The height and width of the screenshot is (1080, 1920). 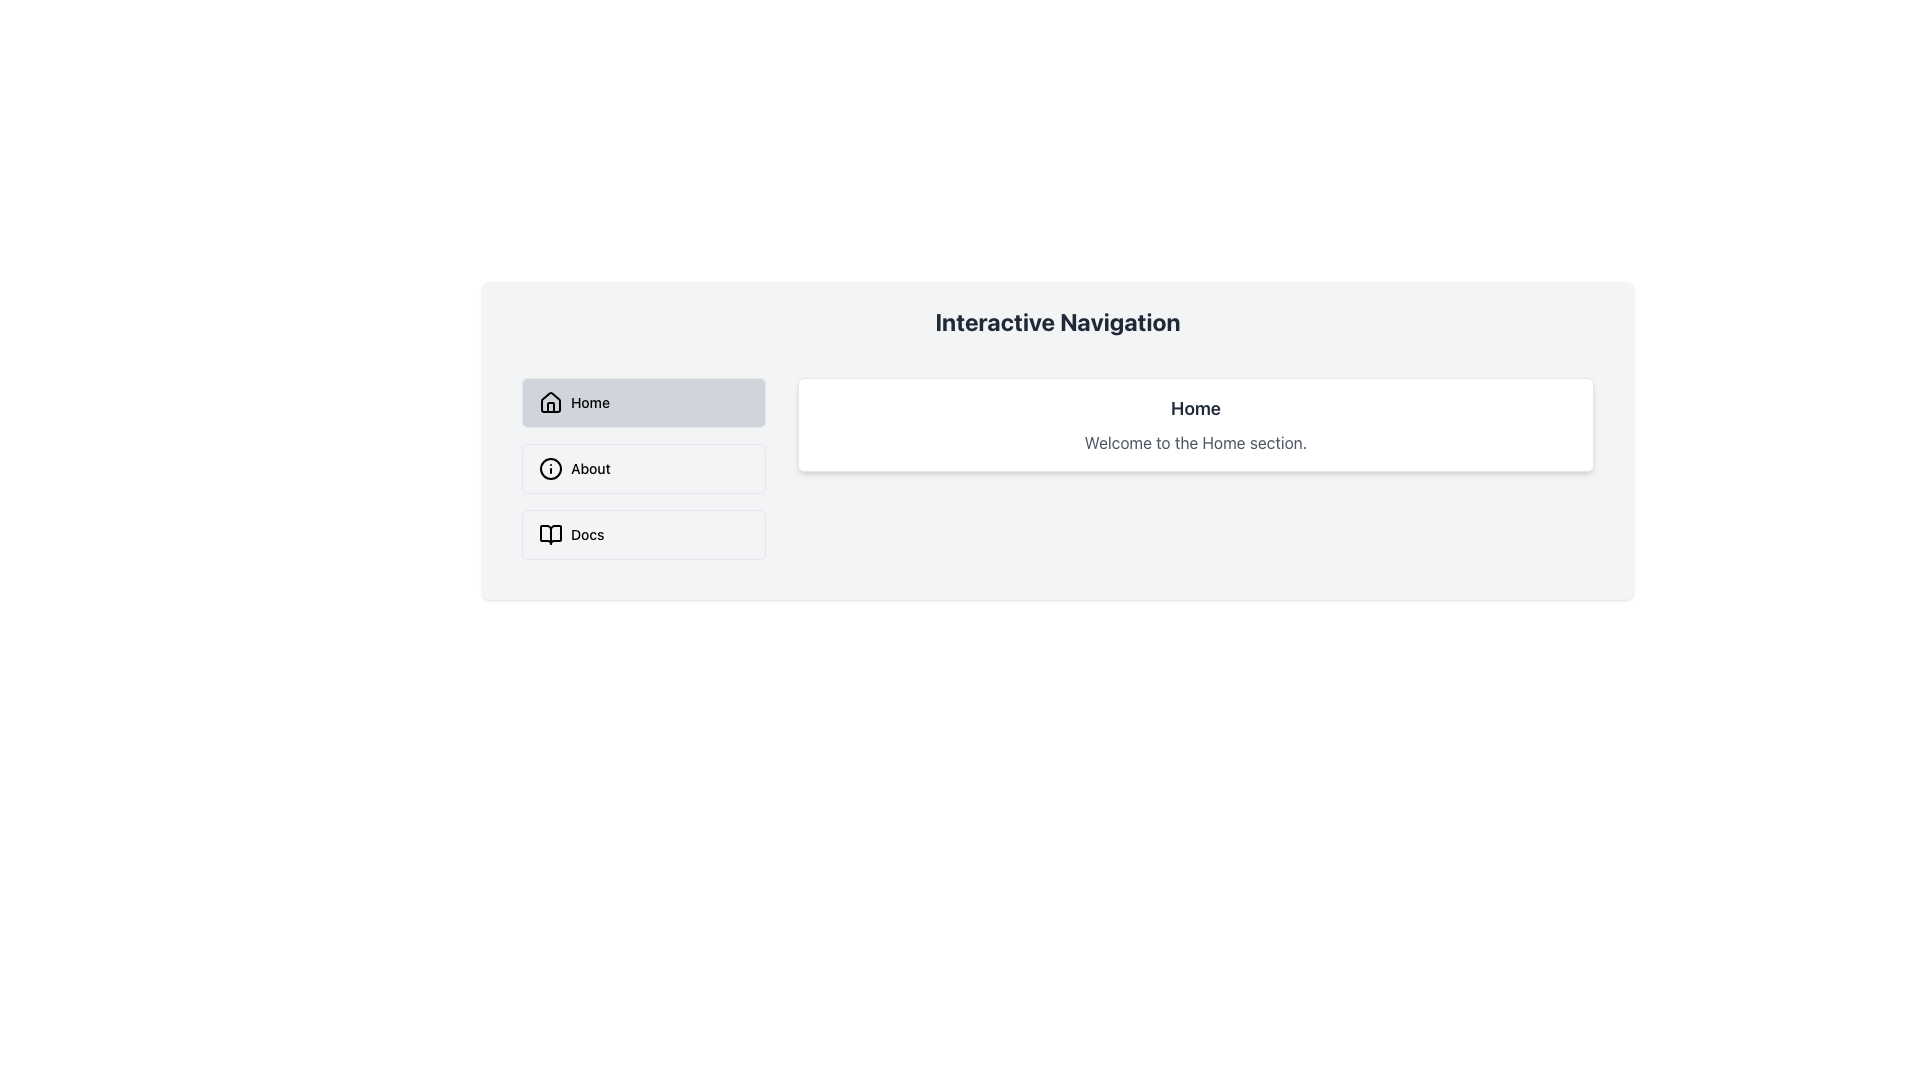 I want to click on the 'Home' icon in the vertical navigation panel, so click(x=551, y=402).